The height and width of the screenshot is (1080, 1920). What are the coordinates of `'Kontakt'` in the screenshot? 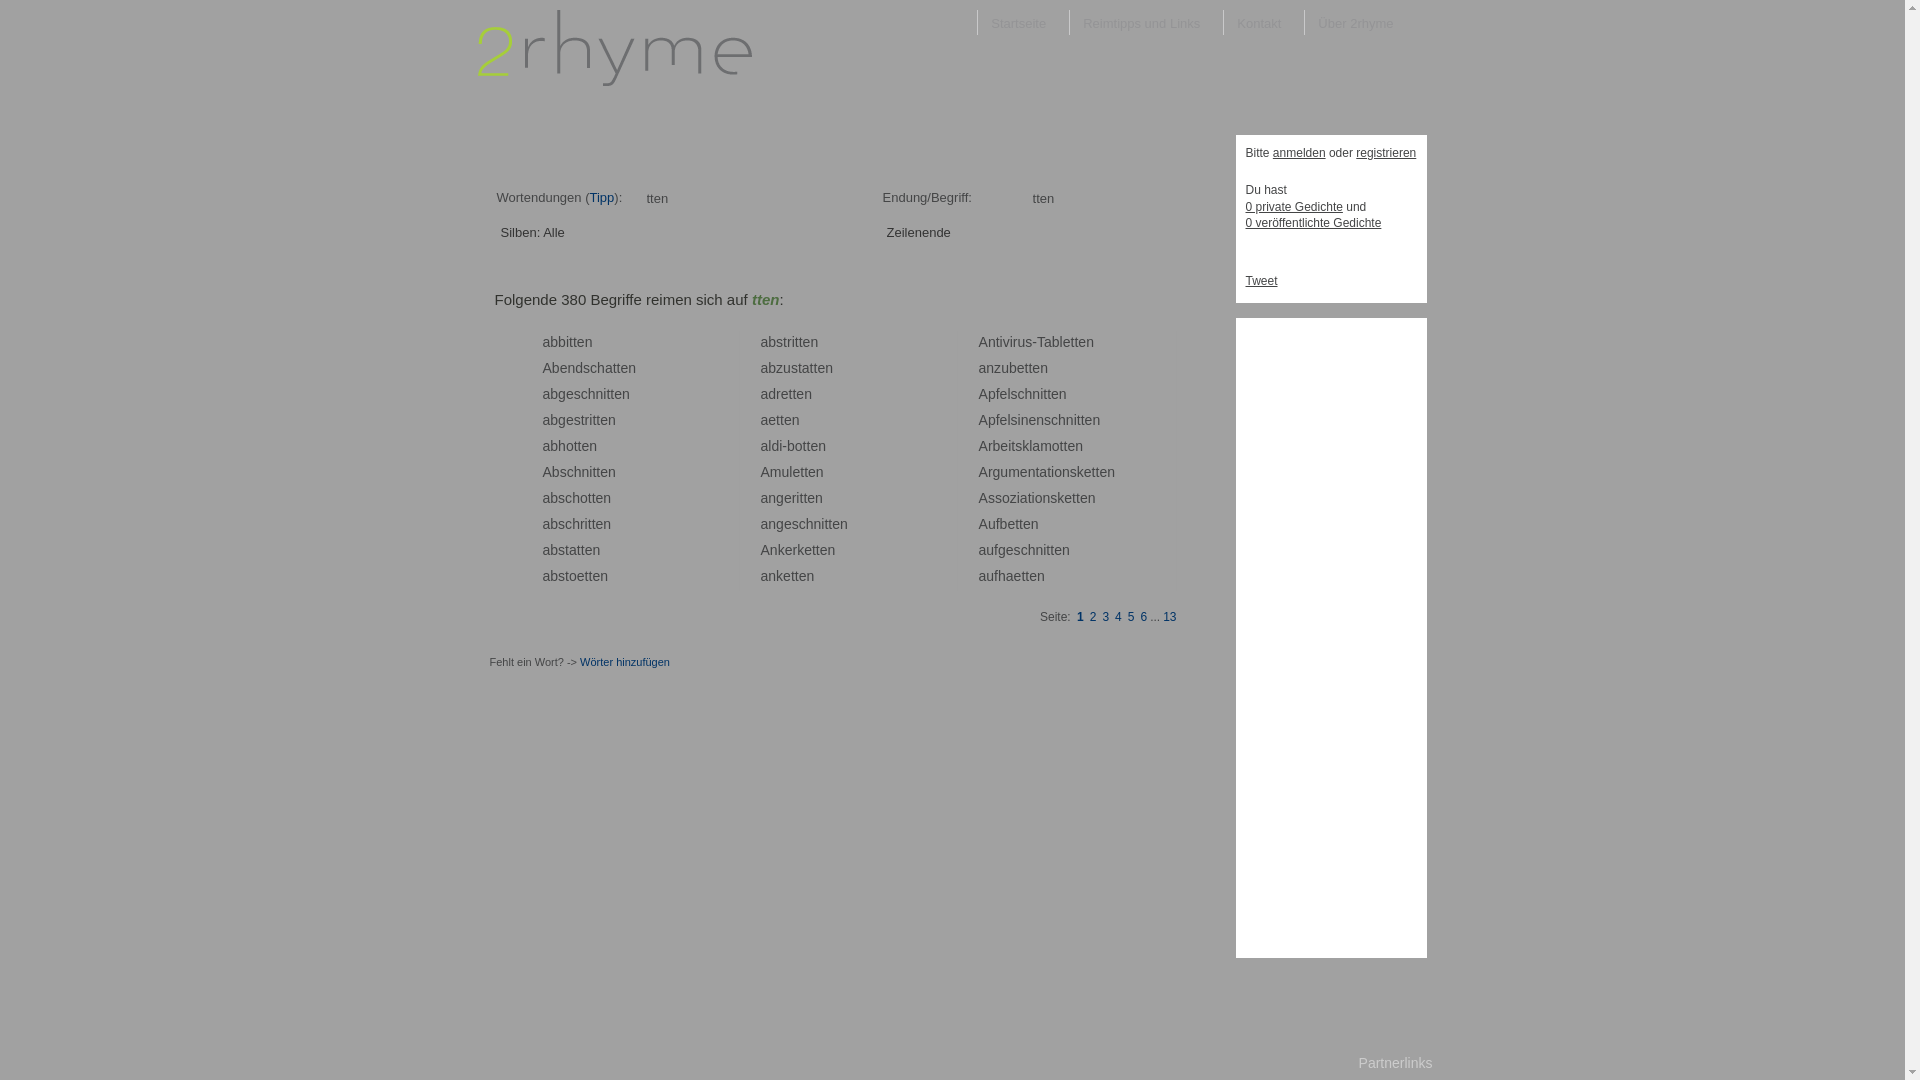 It's located at (1262, 22).